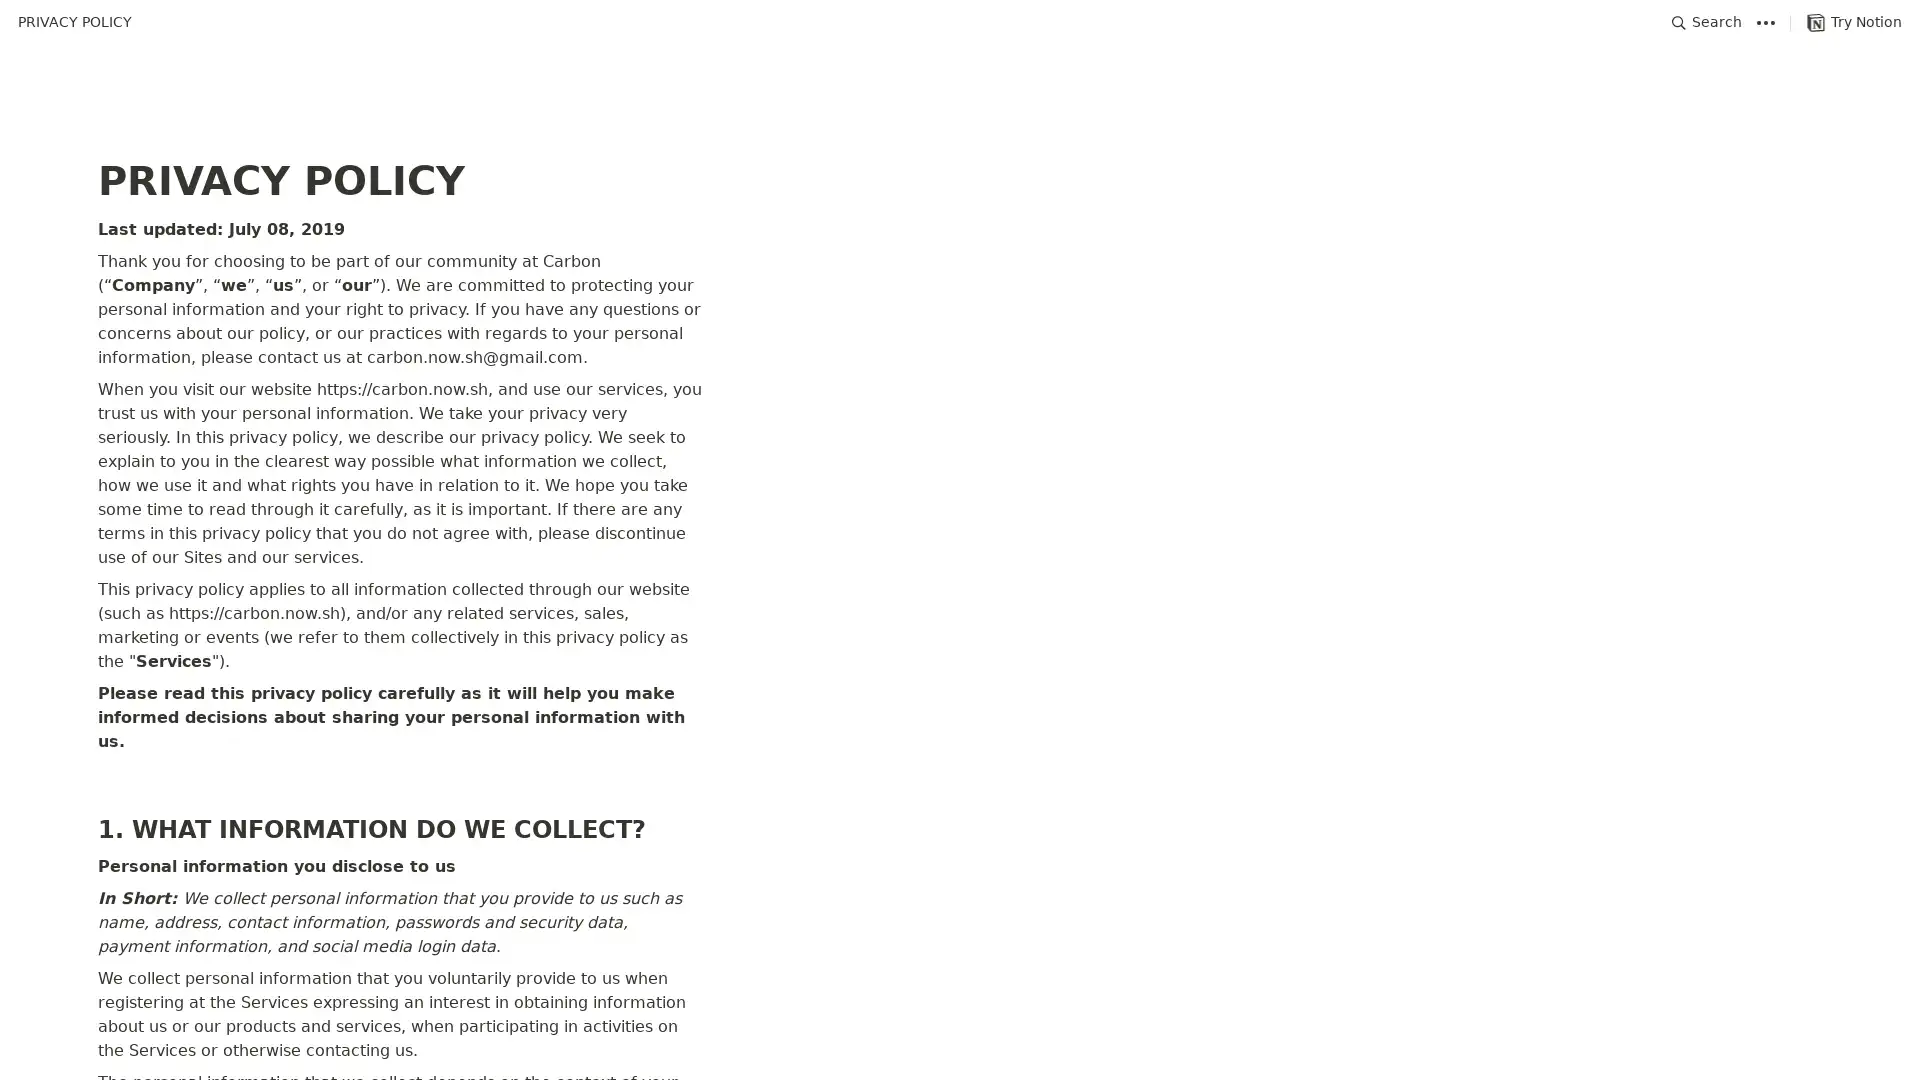 This screenshot has height=1080, width=1920. What do you see at coordinates (75, 22) in the screenshot?
I see `PRIVACY POLICY` at bounding box center [75, 22].